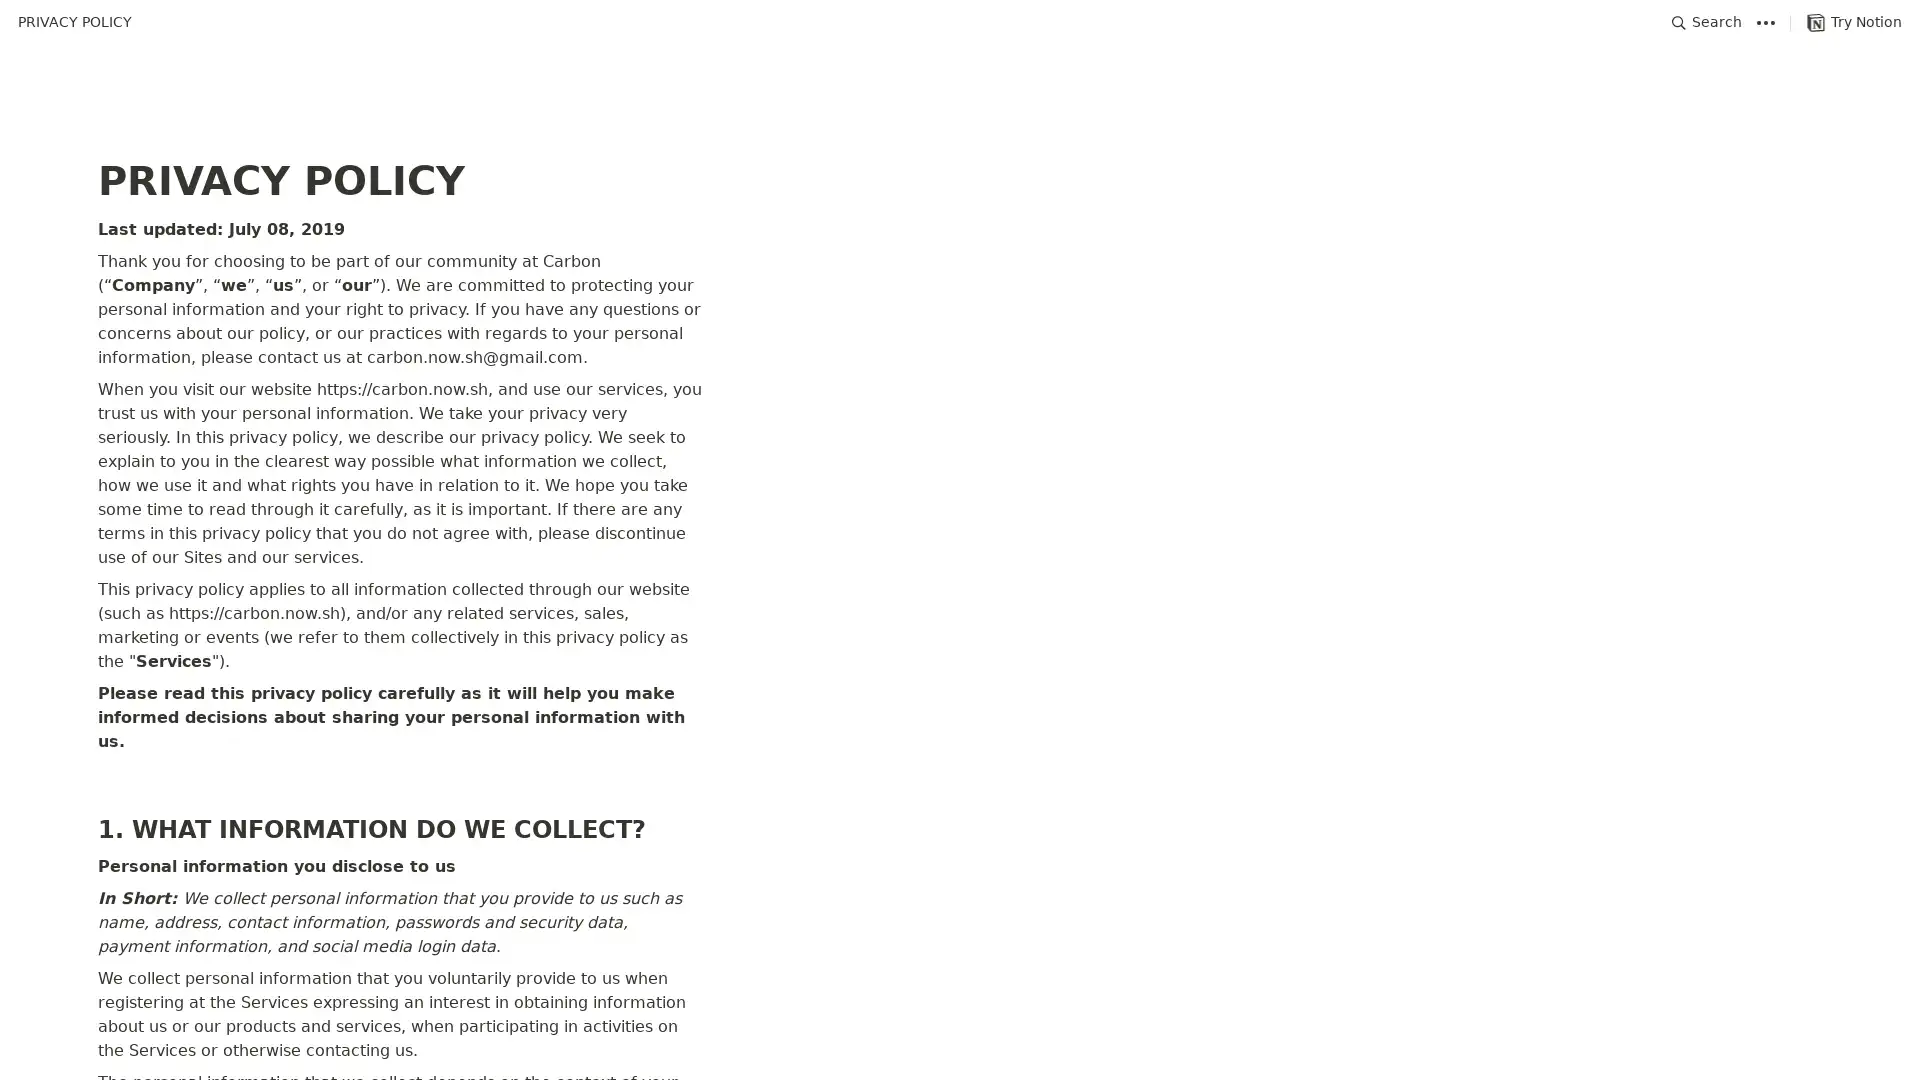 This screenshot has height=1080, width=1920. What do you see at coordinates (75, 22) in the screenshot?
I see `PRIVACY POLICY` at bounding box center [75, 22].